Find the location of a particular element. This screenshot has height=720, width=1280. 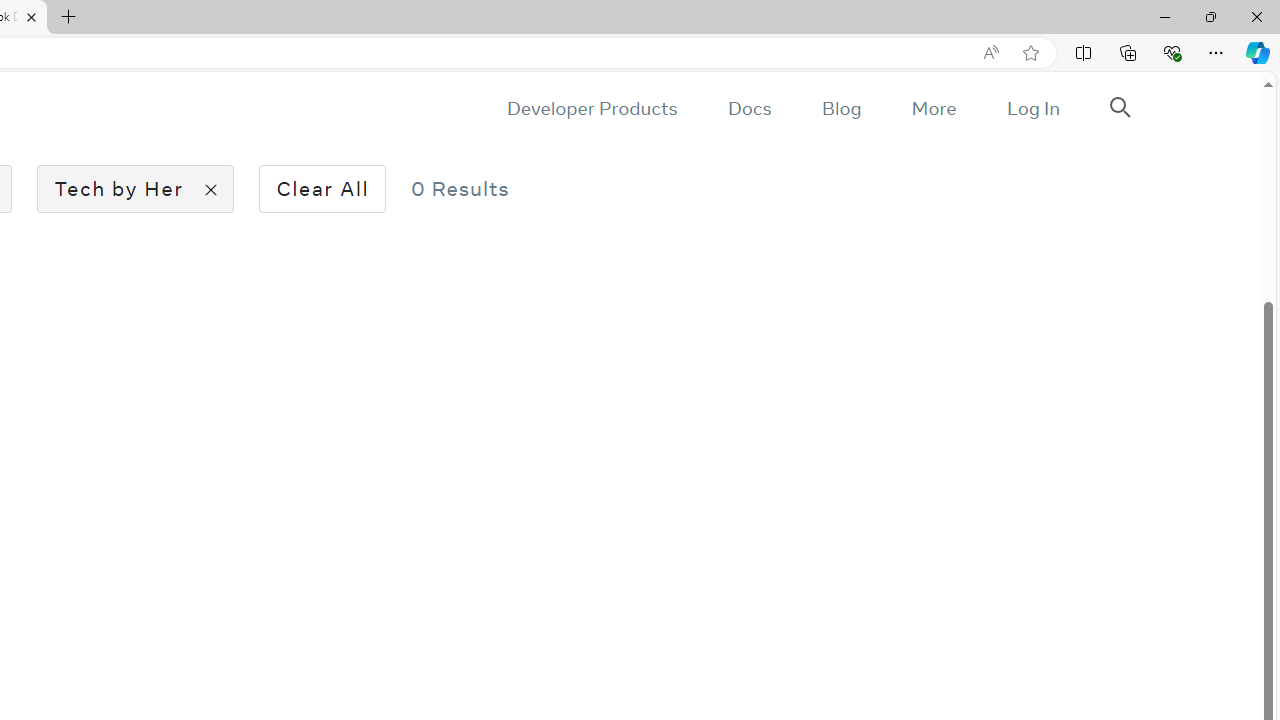

'More' is located at coordinates (932, 108).